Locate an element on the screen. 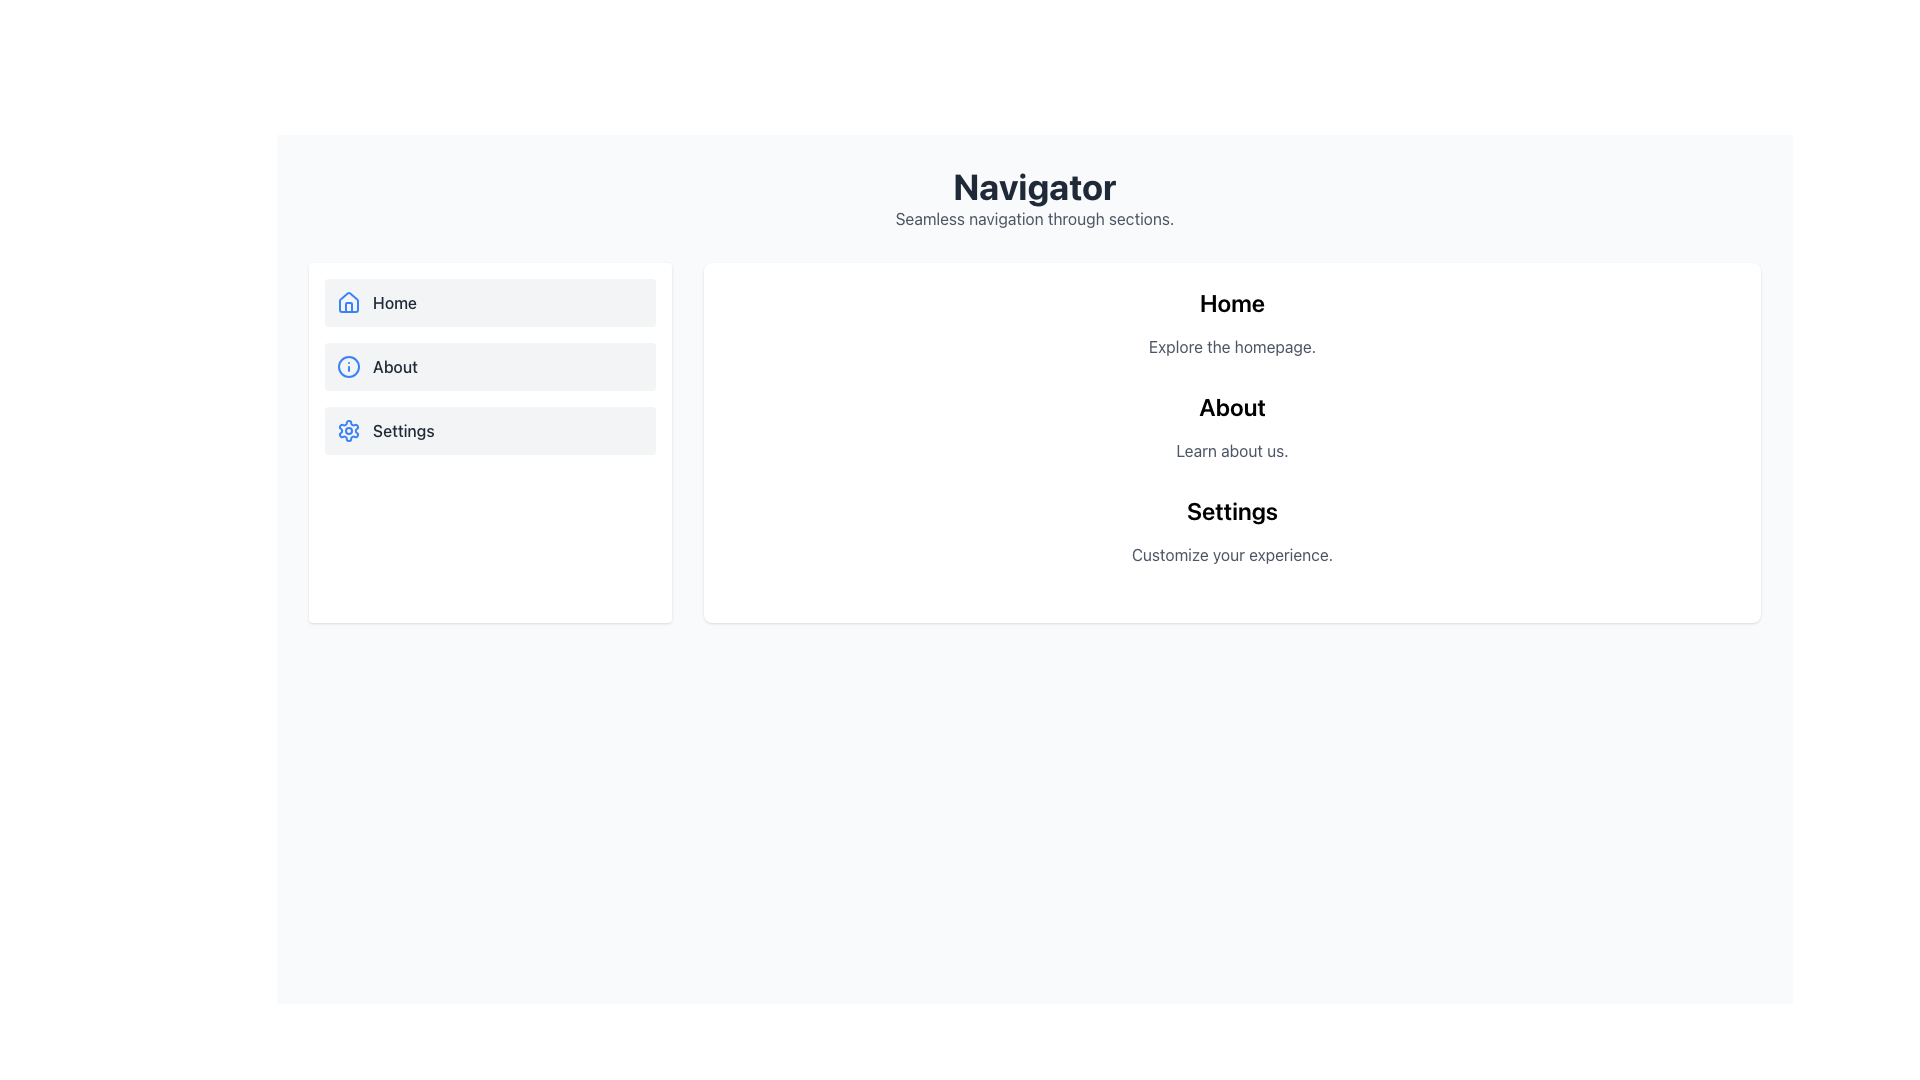  the text element styled in gray that reads 'Customize your experience.' located below the 'Settings' header in the right-side panel is located at coordinates (1231, 555).